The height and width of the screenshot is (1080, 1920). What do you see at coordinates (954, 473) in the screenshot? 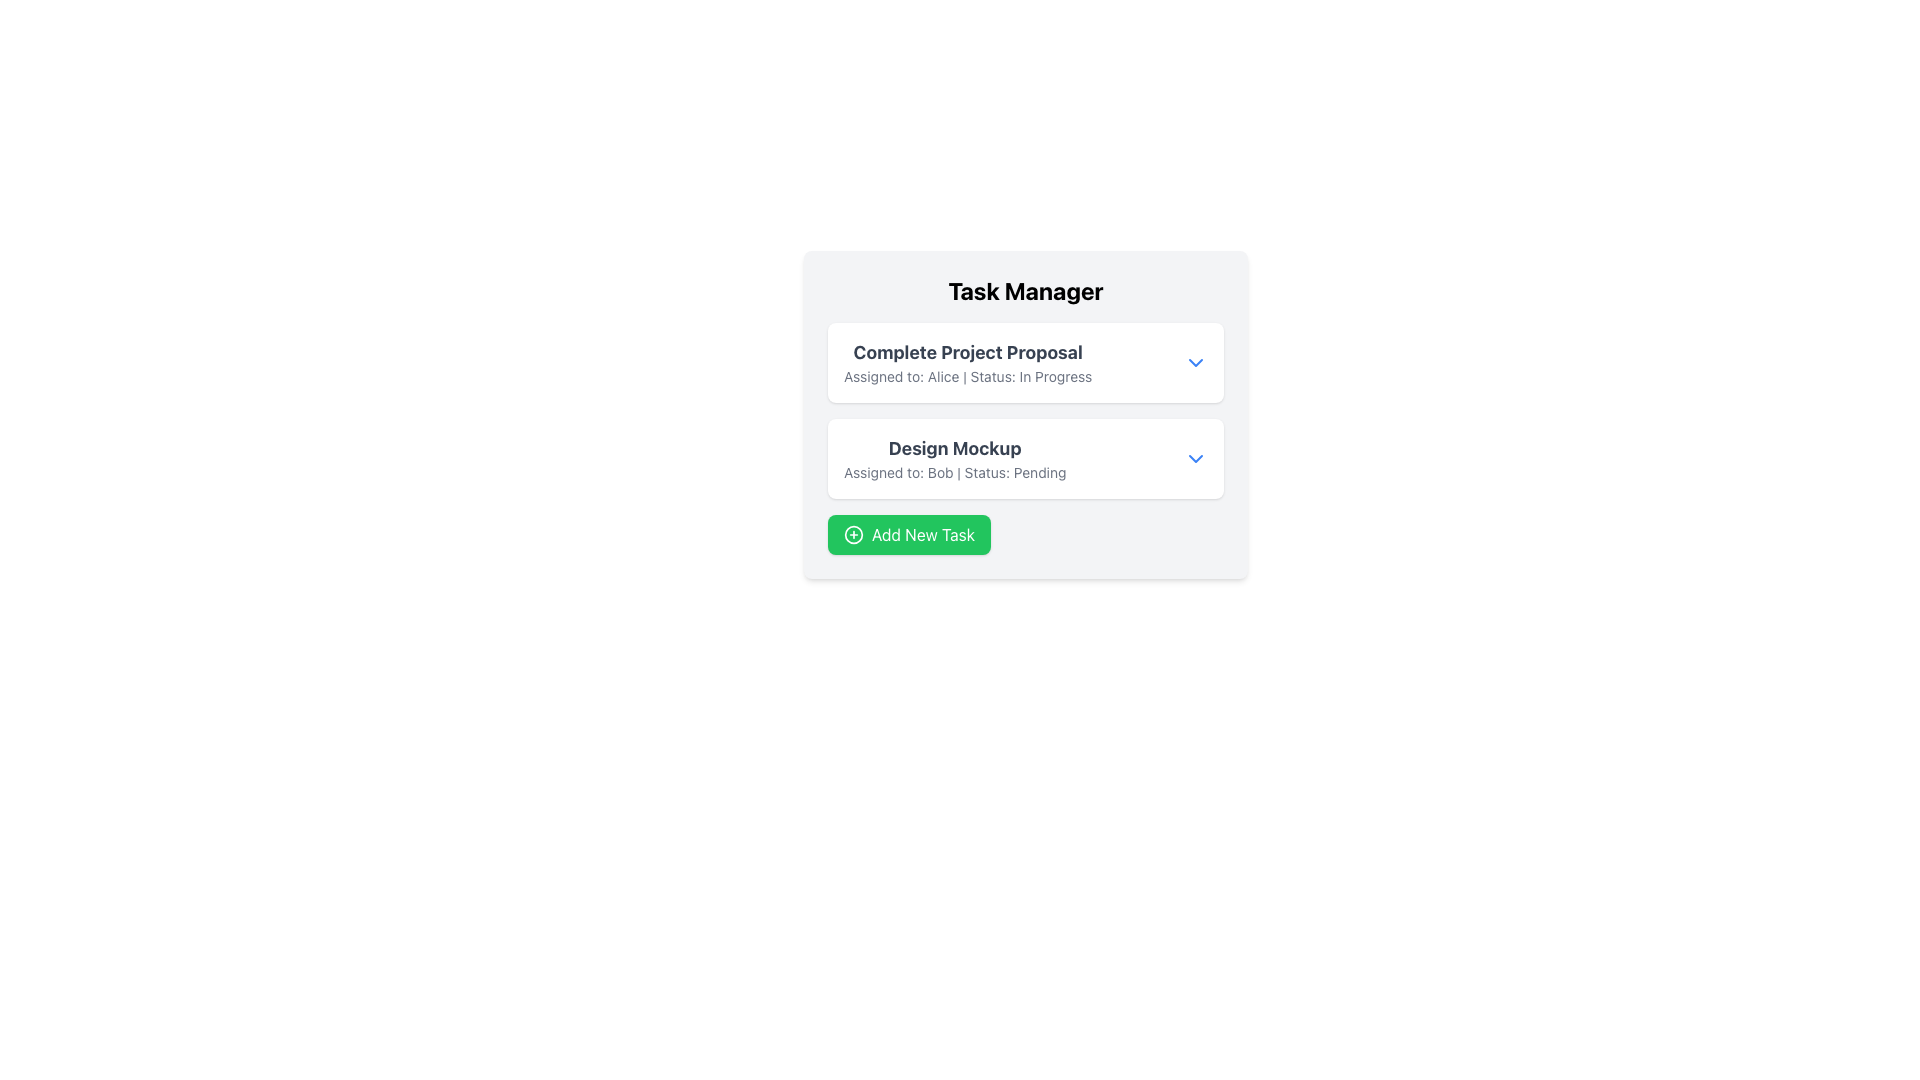
I see `the text label displaying 'Assigned to: Bob | Status: Pending', which is aligned below the main heading 'Design Mockup'` at bounding box center [954, 473].